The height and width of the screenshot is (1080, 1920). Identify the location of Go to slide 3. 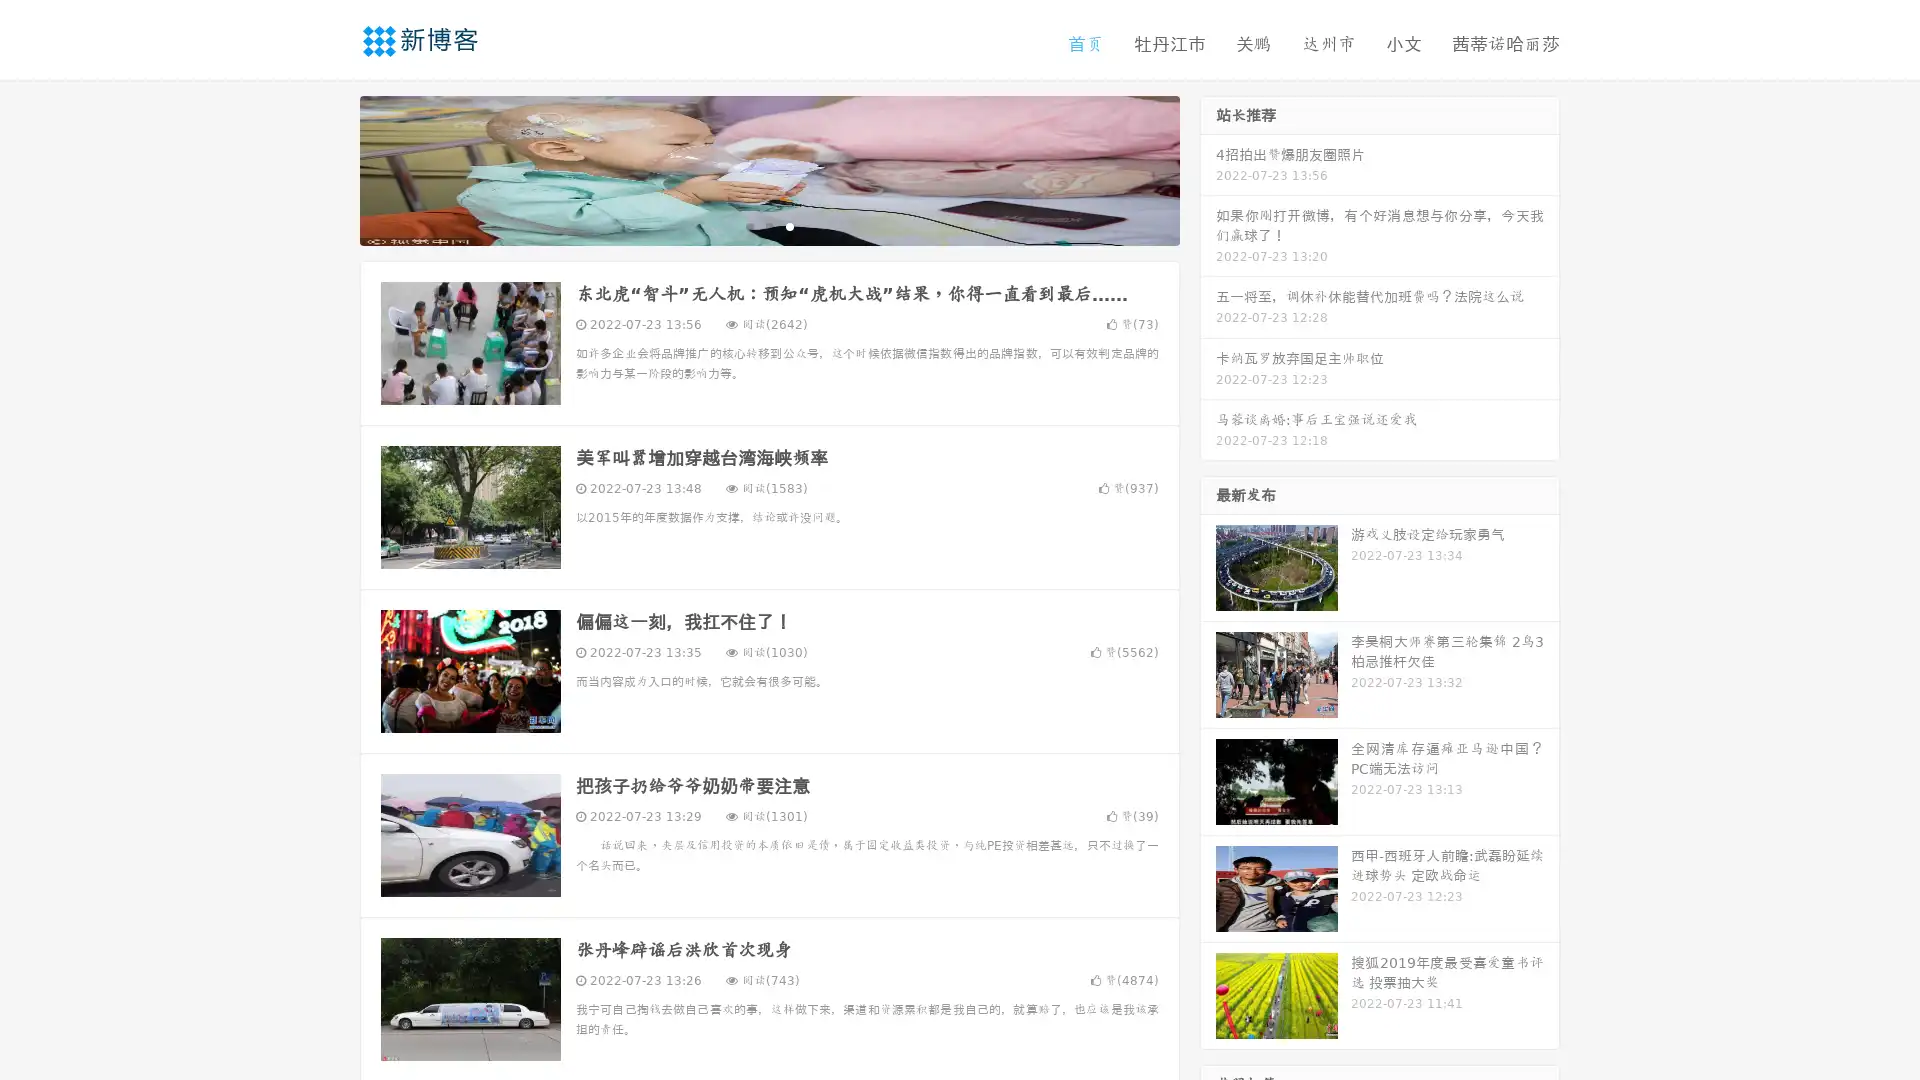
(789, 225).